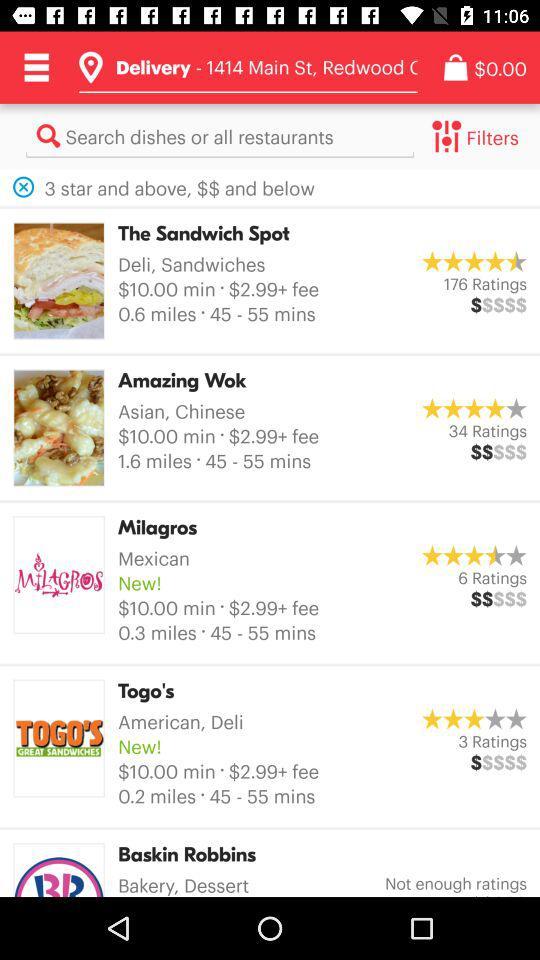 The width and height of the screenshot is (540, 960). Describe the element at coordinates (22, 187) in the screenshot. I see `the close icon` at that location.